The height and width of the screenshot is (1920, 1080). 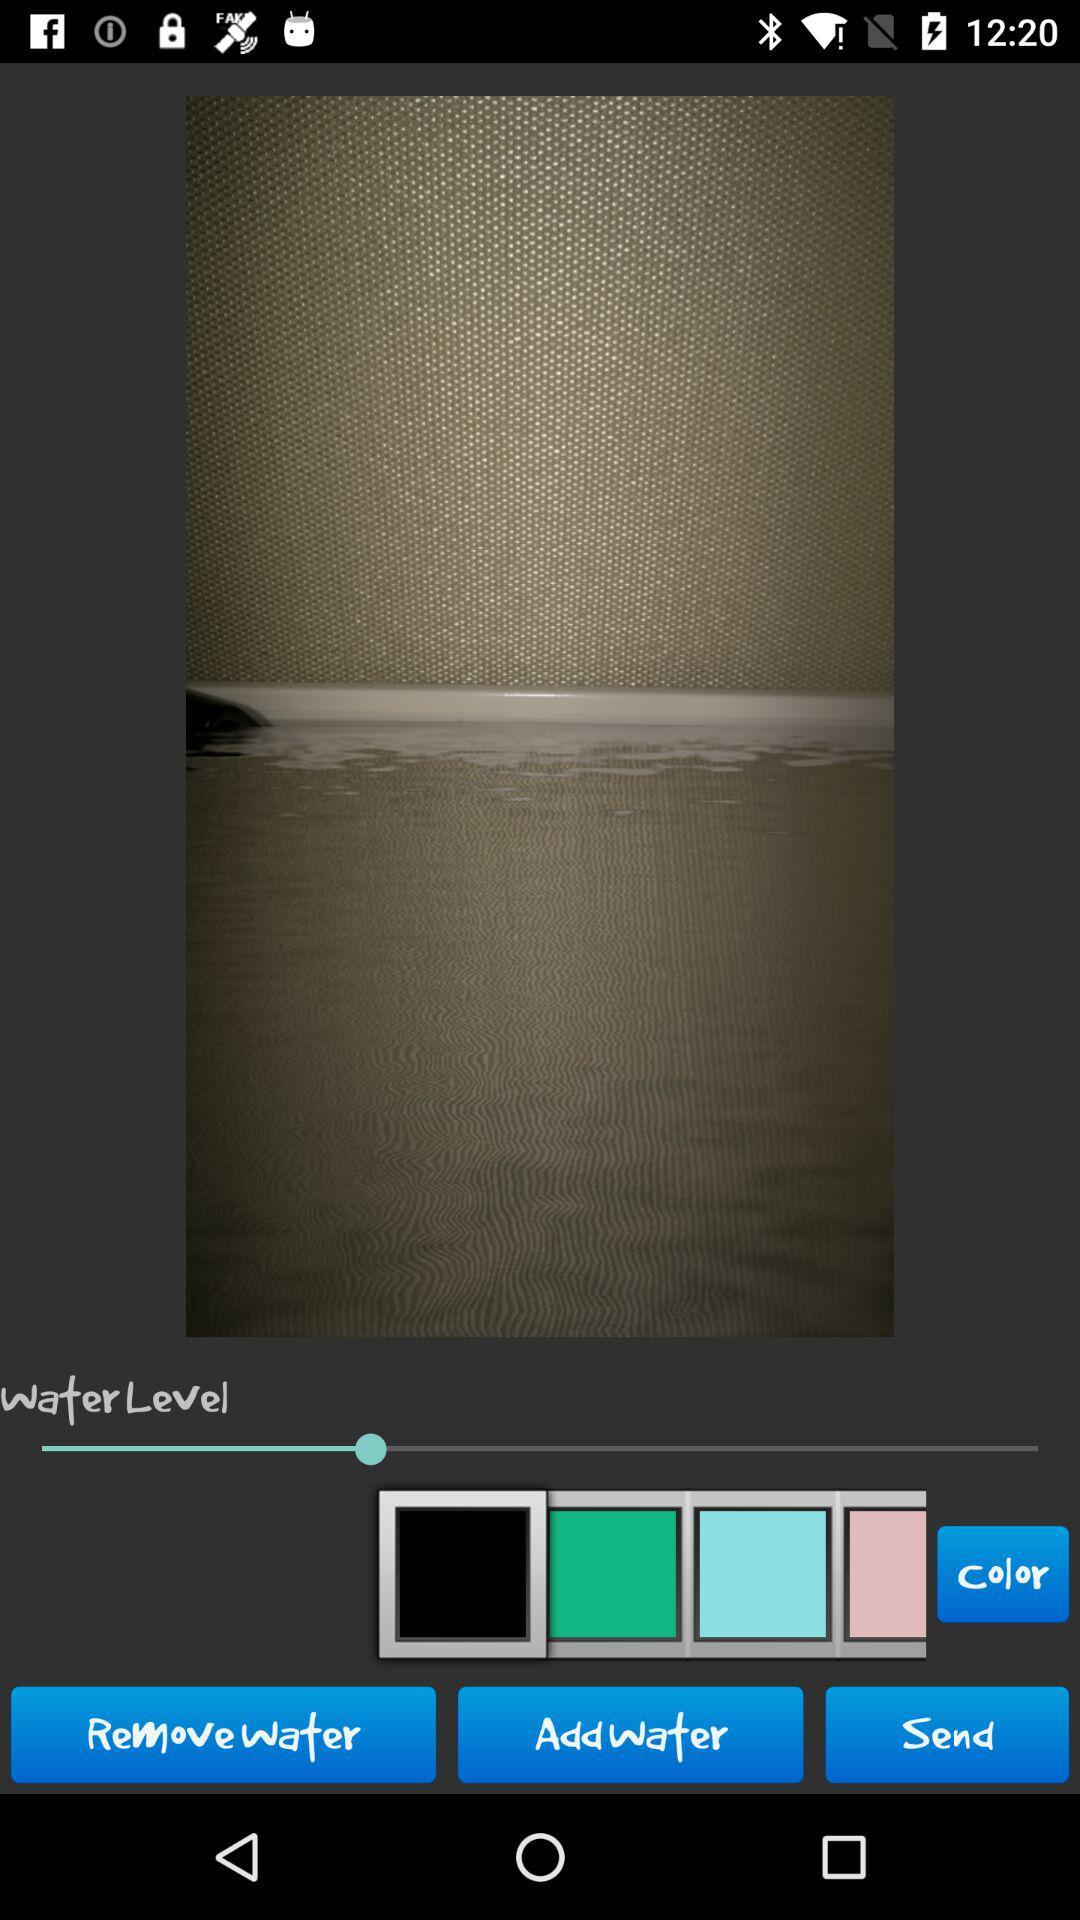 I want to click on the color button, so click(x=1003, y=1573).